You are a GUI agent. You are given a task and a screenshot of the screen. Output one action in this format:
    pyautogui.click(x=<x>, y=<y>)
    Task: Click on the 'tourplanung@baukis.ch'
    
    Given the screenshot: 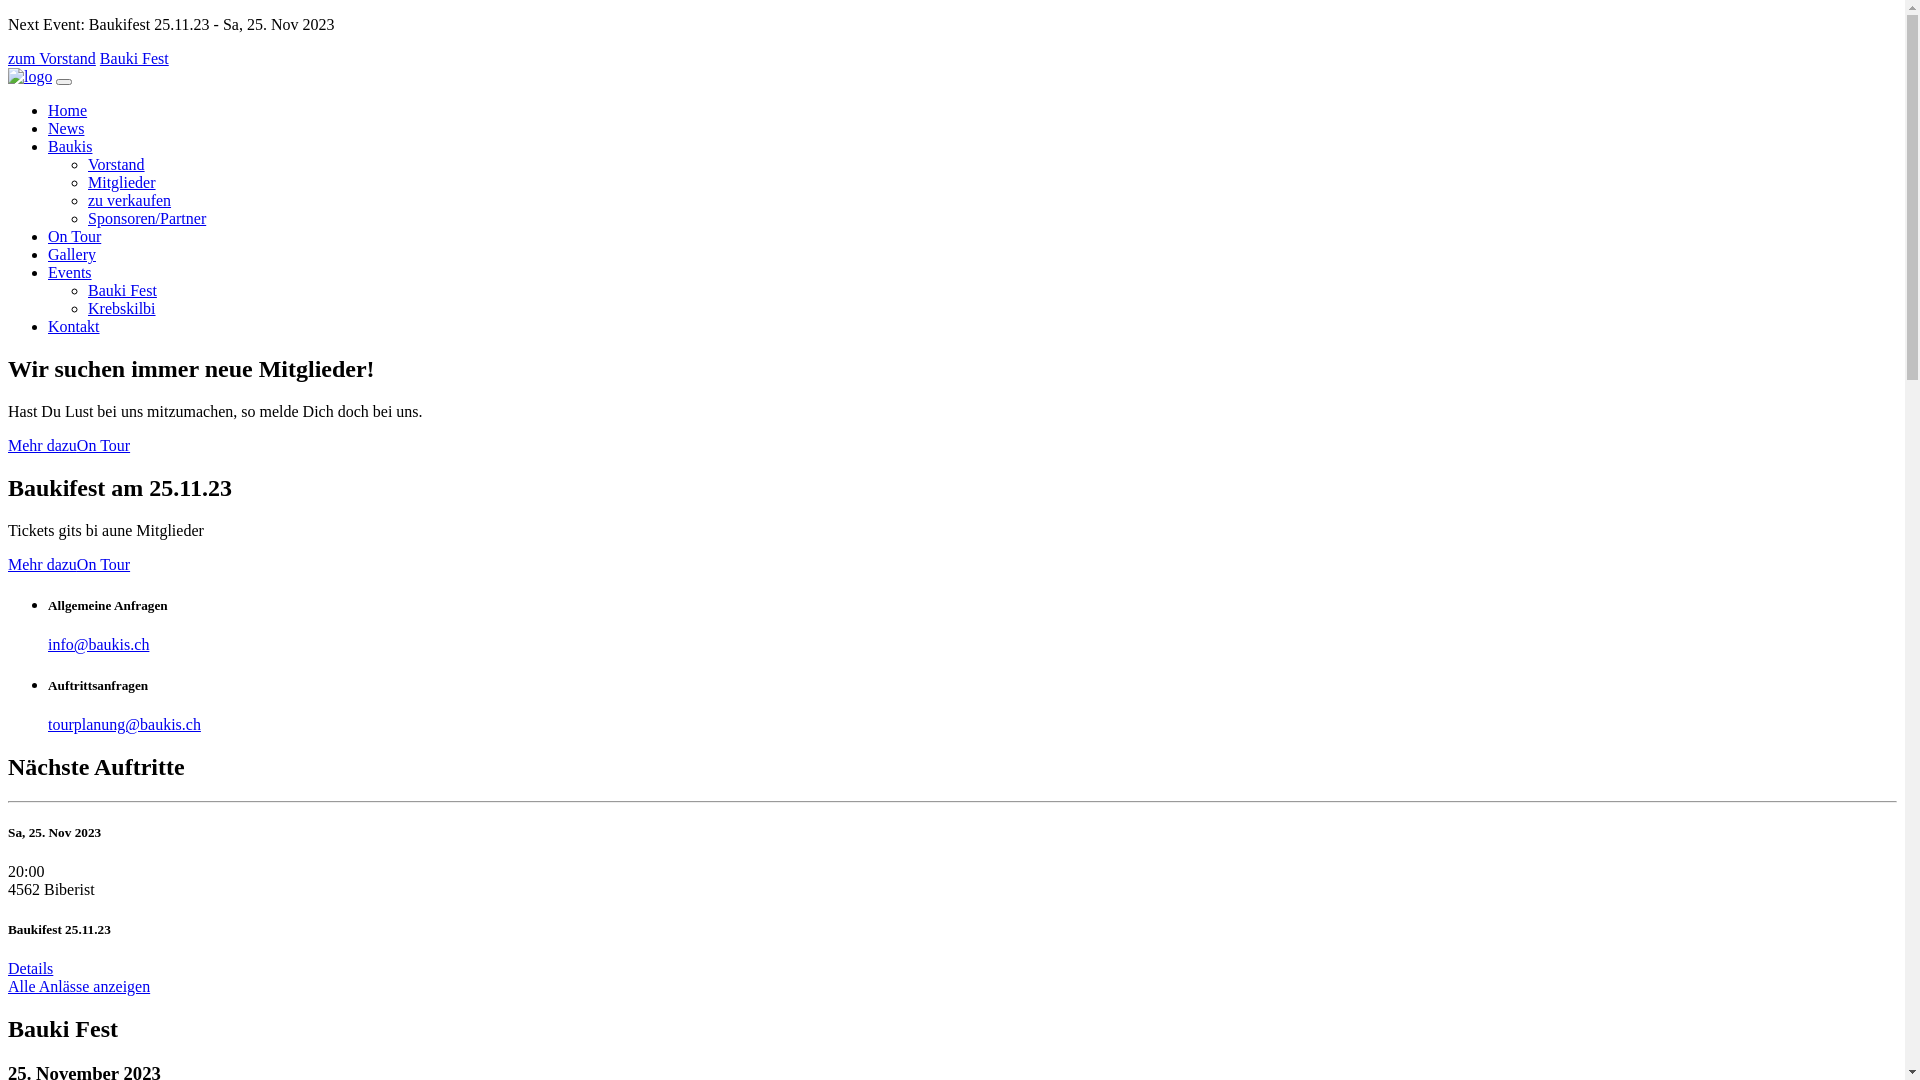 What is the action you would take?
    pyautogui.click(x=123, y=724)
    